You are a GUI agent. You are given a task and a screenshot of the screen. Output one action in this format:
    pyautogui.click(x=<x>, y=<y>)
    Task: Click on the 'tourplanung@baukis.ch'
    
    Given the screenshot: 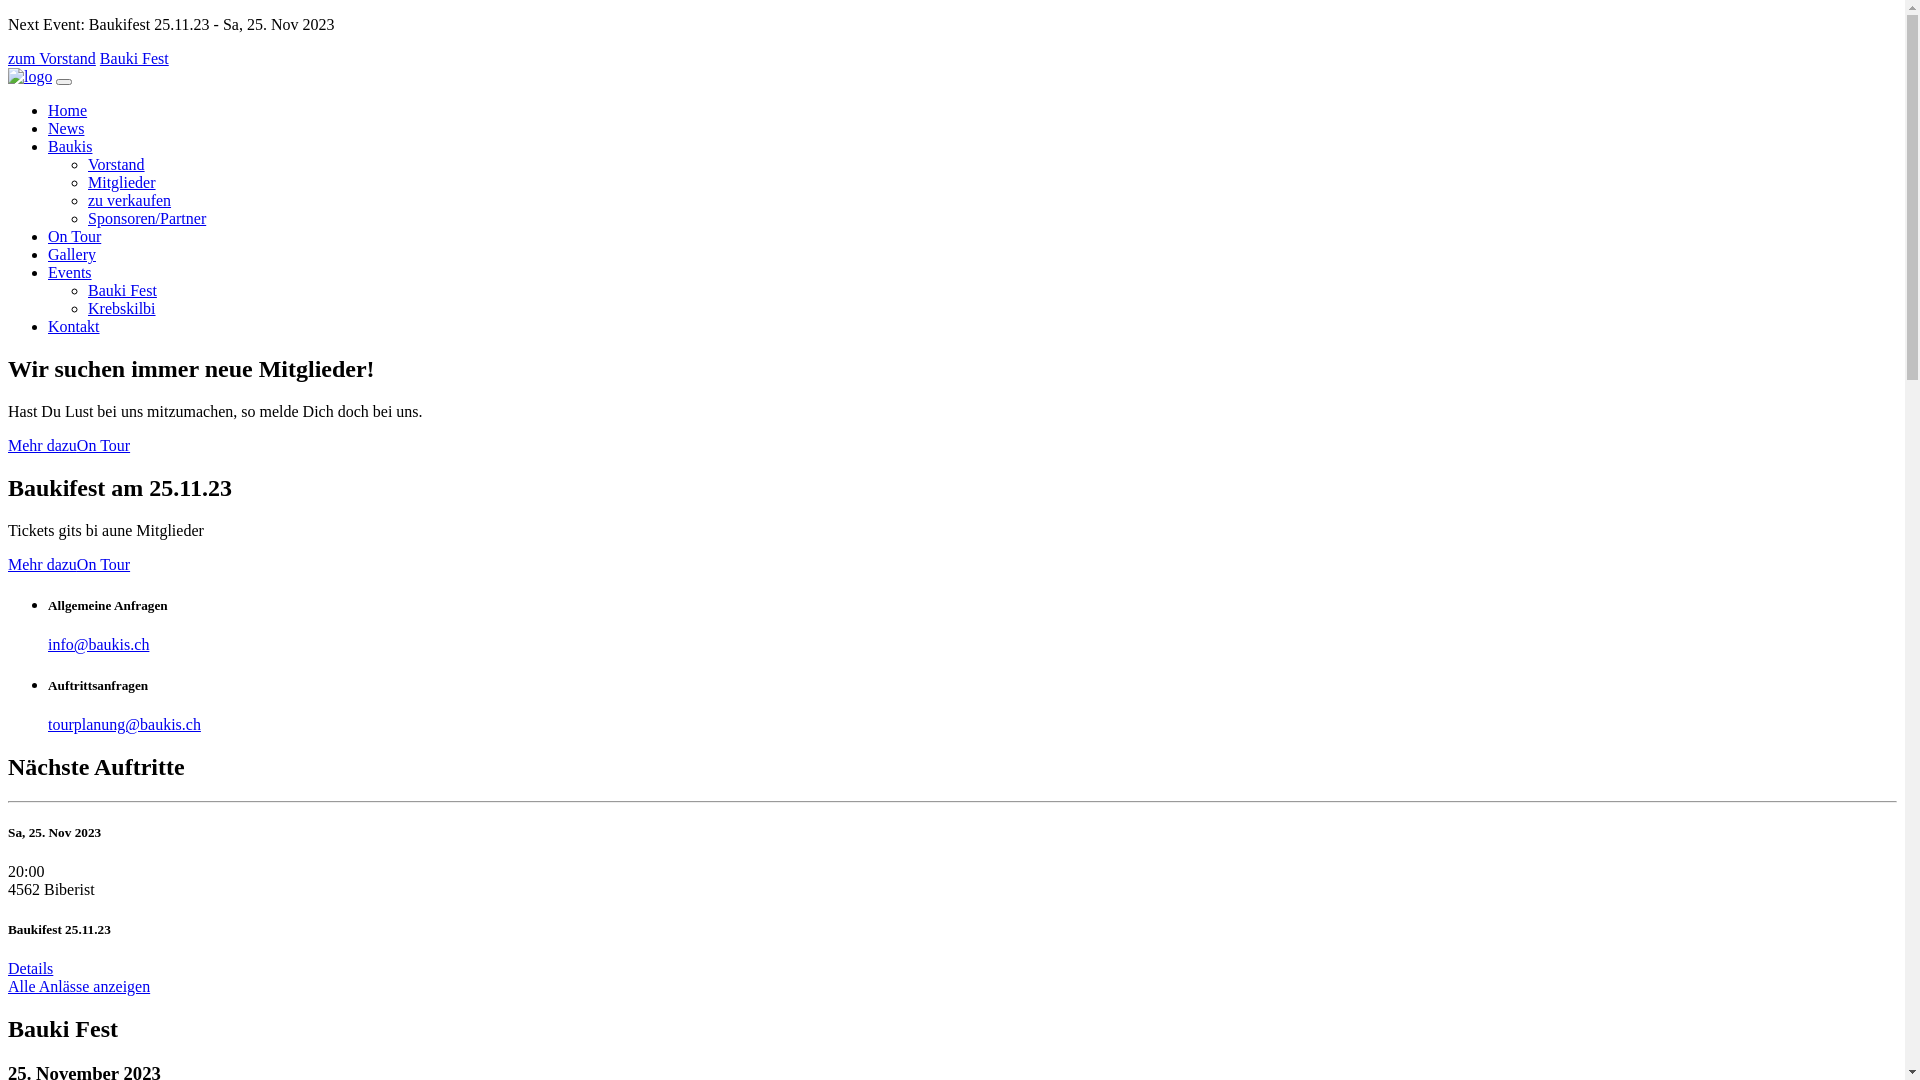 What is the action you would take?
    pyautogui.click(x=123, y=724)
    